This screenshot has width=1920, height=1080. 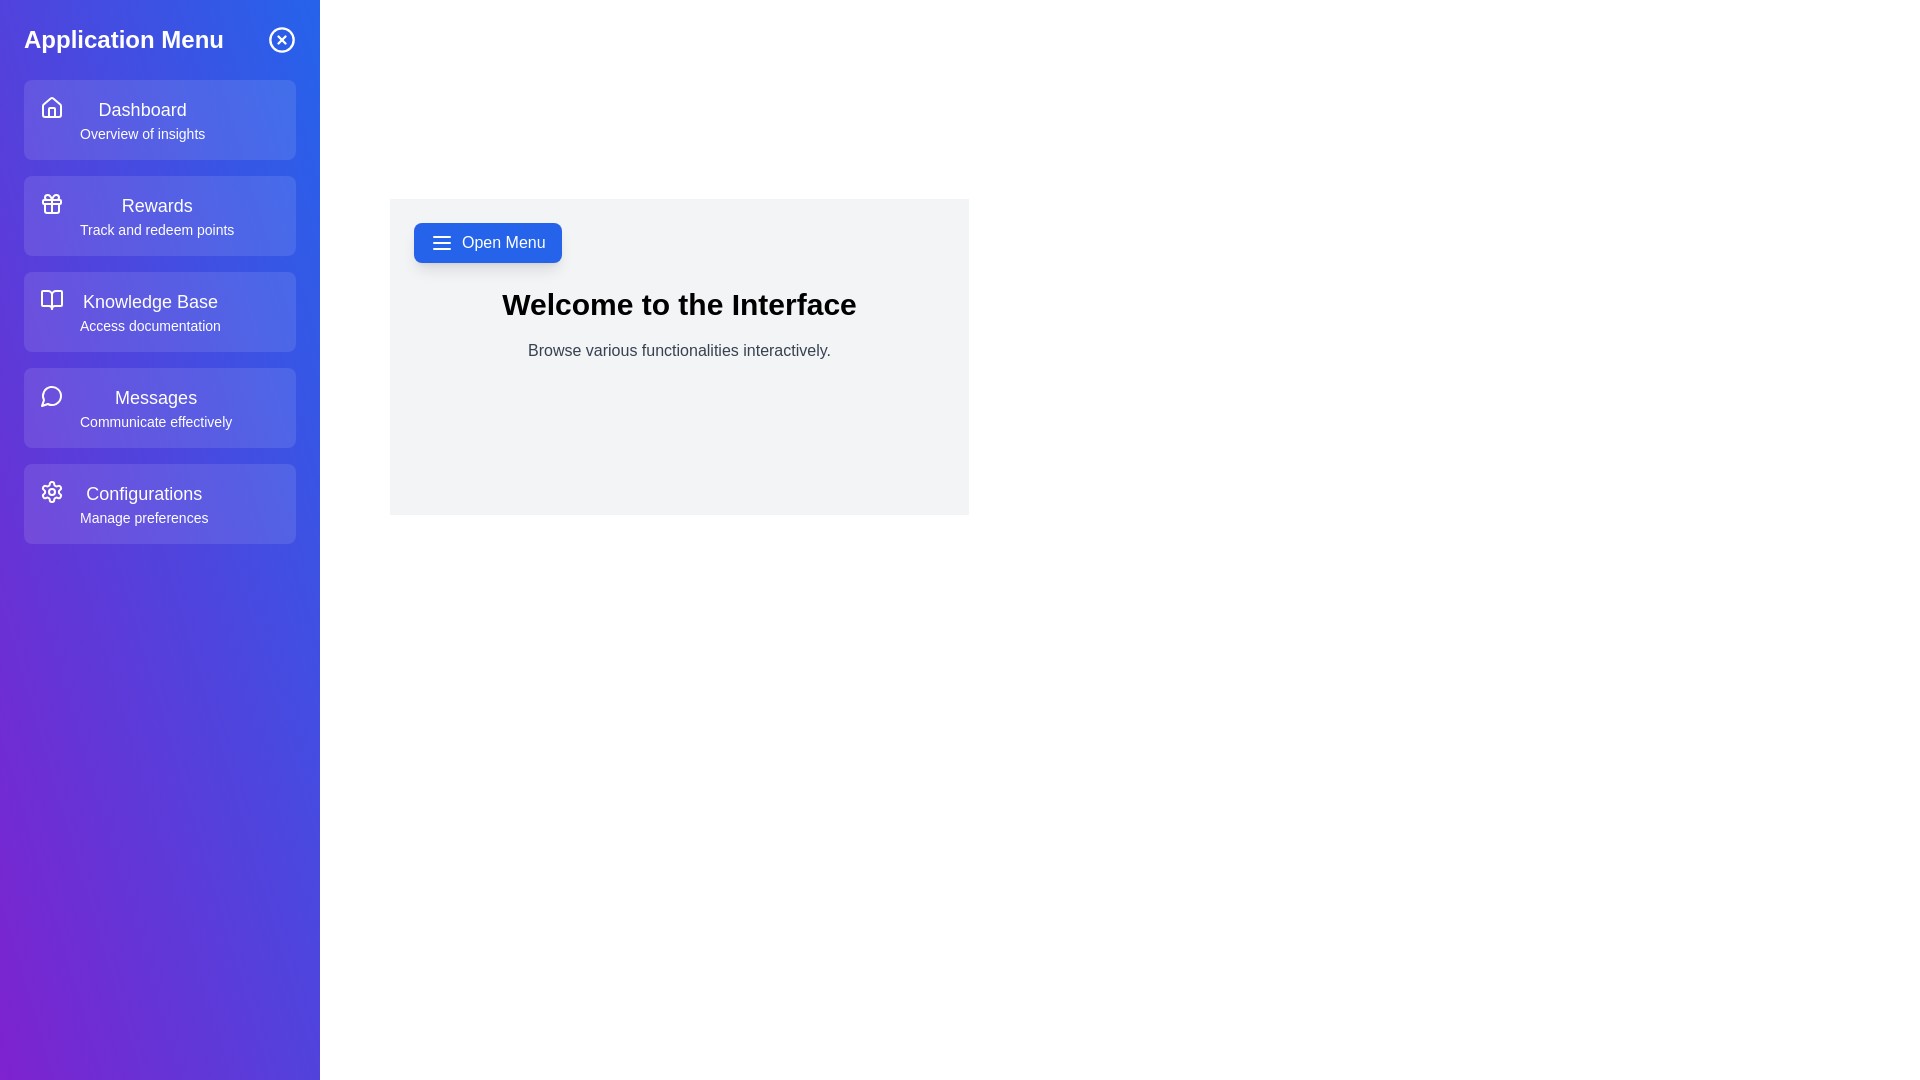 I want to click on the text 'Welcome to the Interface' to interact with it, so click(x=679, y=304).